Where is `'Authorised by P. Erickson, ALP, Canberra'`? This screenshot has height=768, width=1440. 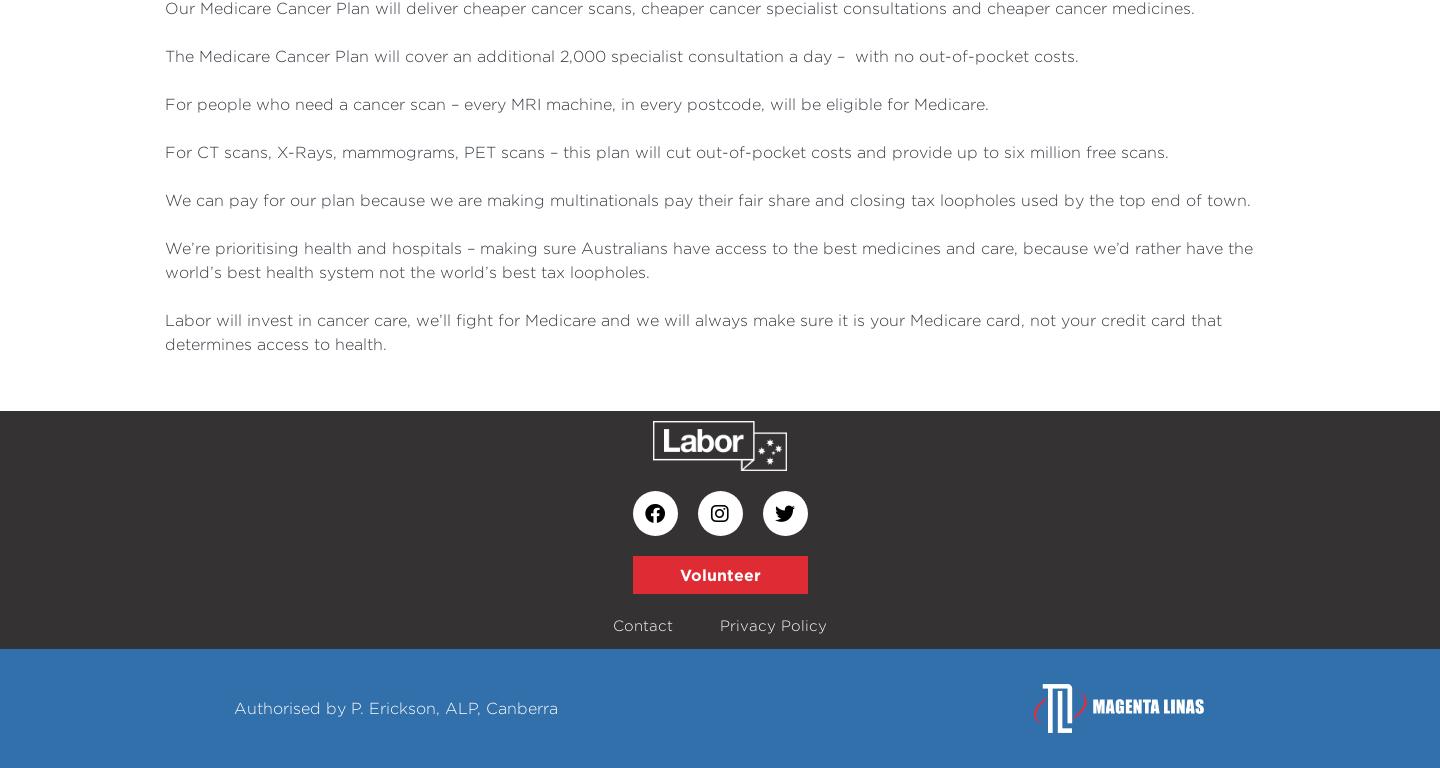
'Authorised by P. Erickson, ALP, Canberra' is located at coordinates (395, 706).